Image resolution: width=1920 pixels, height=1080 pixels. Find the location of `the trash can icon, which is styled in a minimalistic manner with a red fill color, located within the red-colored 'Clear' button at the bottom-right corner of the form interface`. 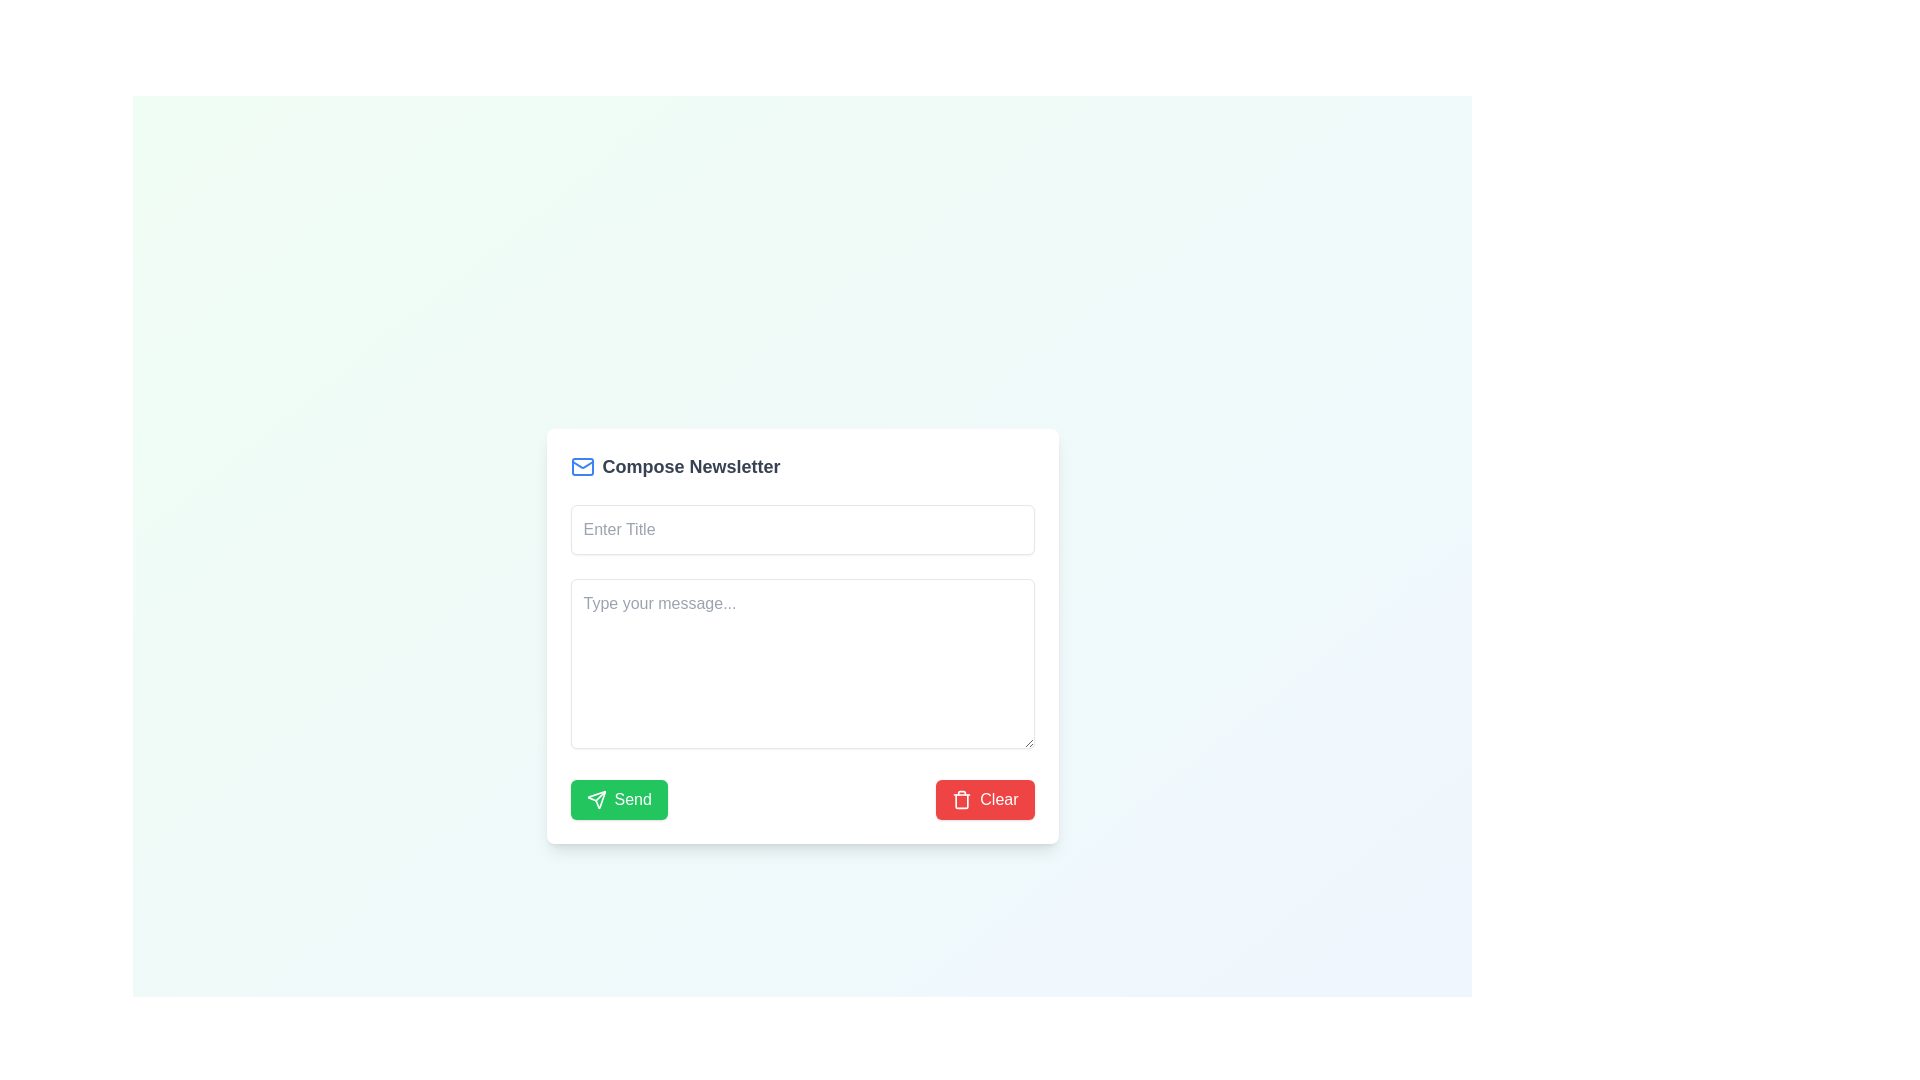

the trash can icon, which is styled in a minimalistic manner with a red fill color, located within the red-colored 'Clear' button at the bottom-right corner of the form interface is located at coordinates (962, 798).